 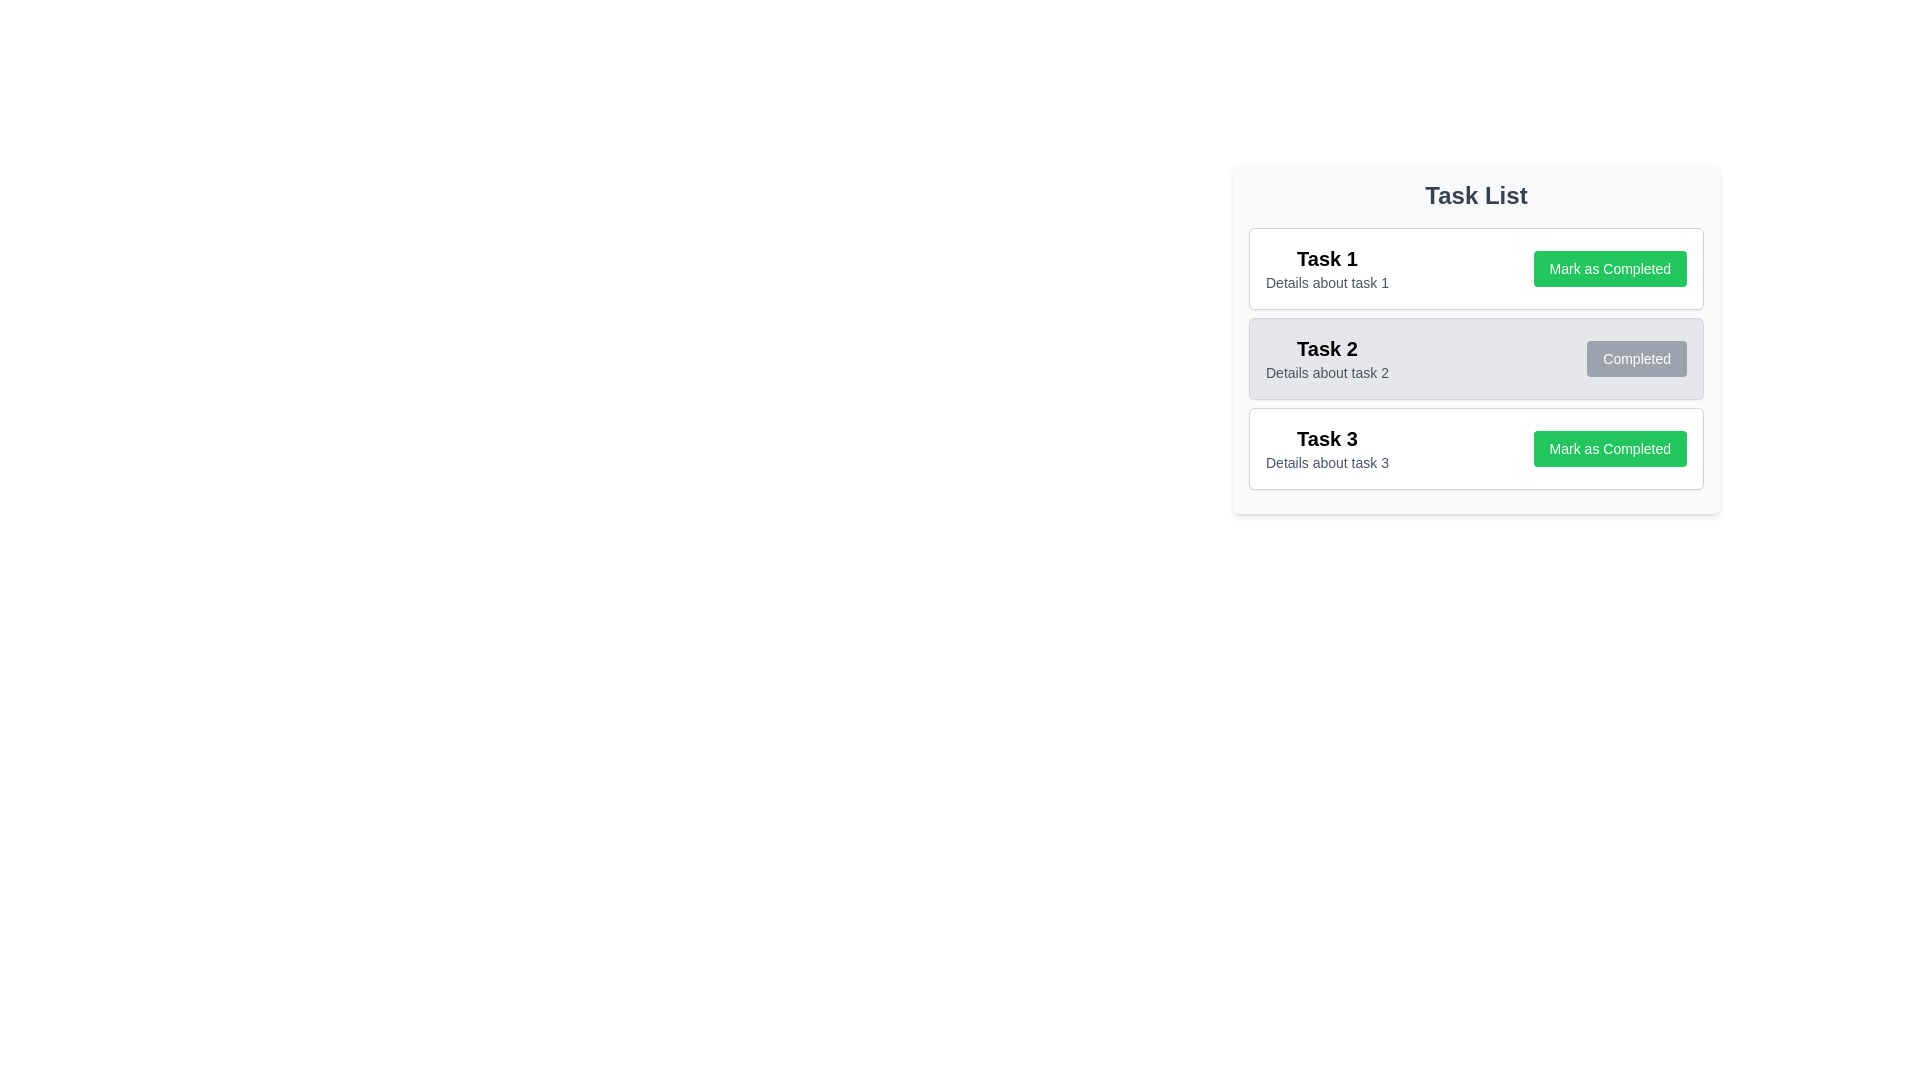 I want to click on the static text element that labels and describes 'Task 2' in the task list, located in the second row of a card within the 'Task List' panel, so click(x=1327, y=357).